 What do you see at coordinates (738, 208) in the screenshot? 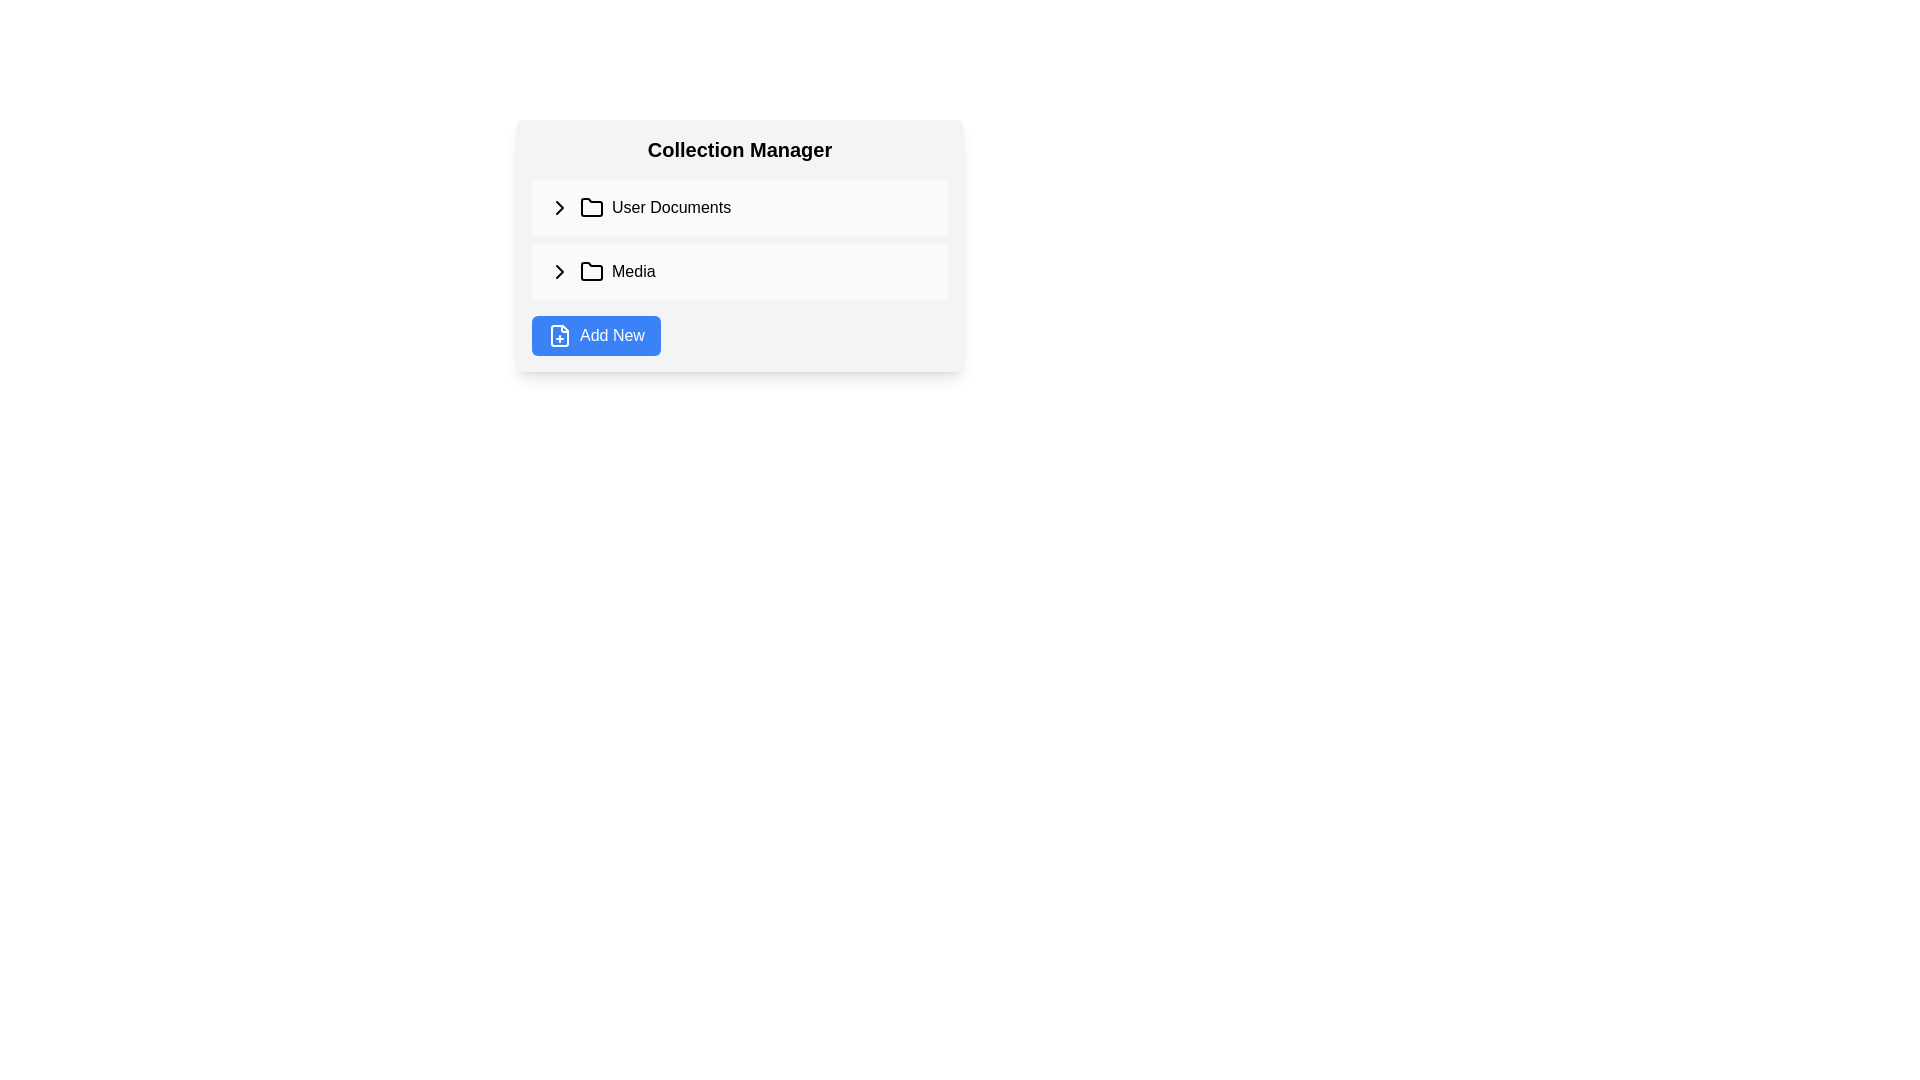
I see `the first selectable list item representing user documents, positioned near the top of the interface` at bounding box center [738, 208].